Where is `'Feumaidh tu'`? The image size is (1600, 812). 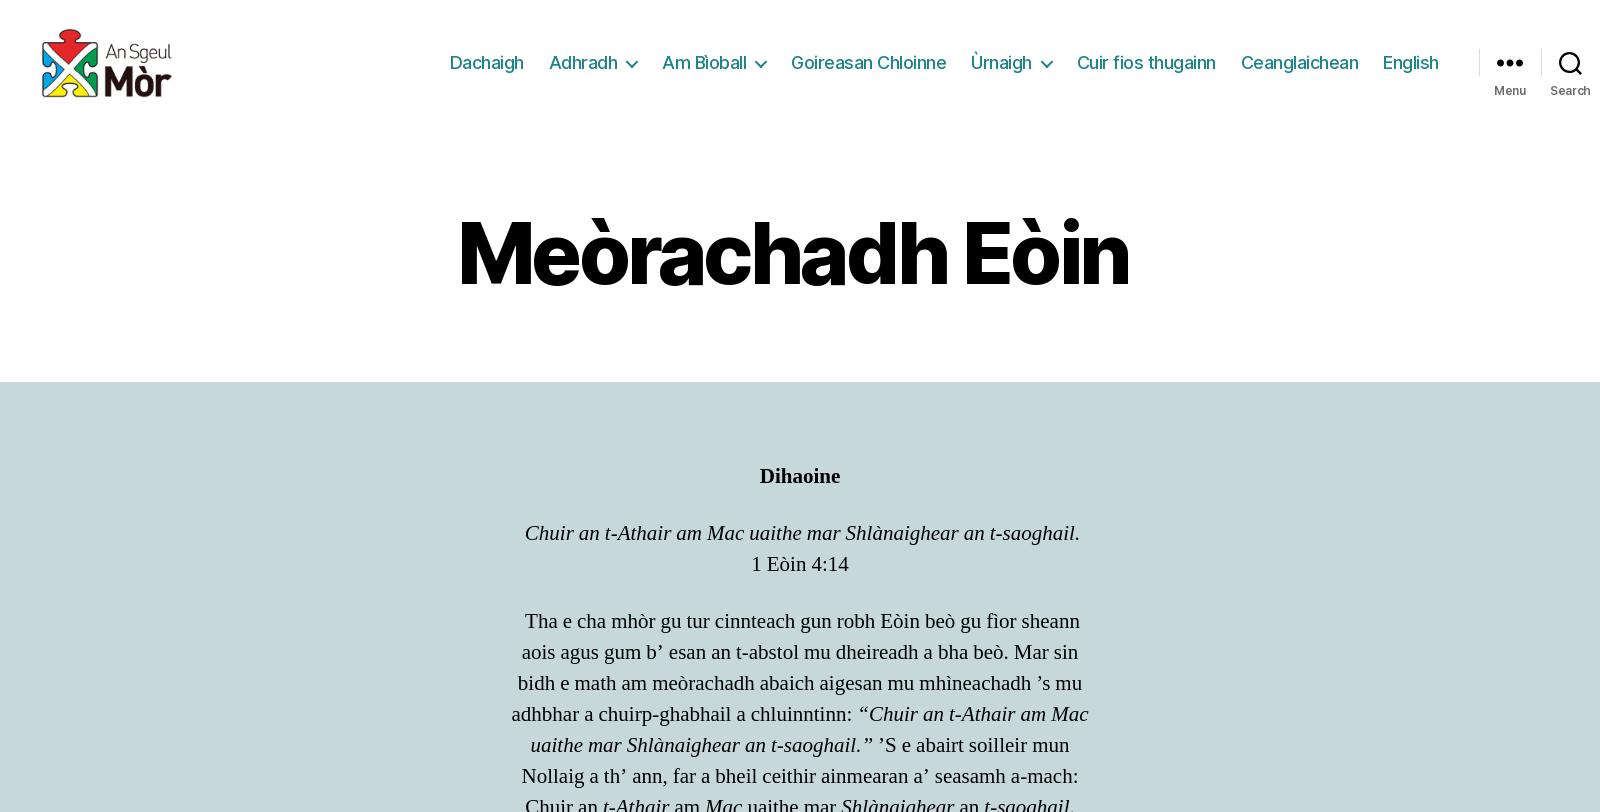
'Feumaidh tu' is located at coordinates (560, 608).